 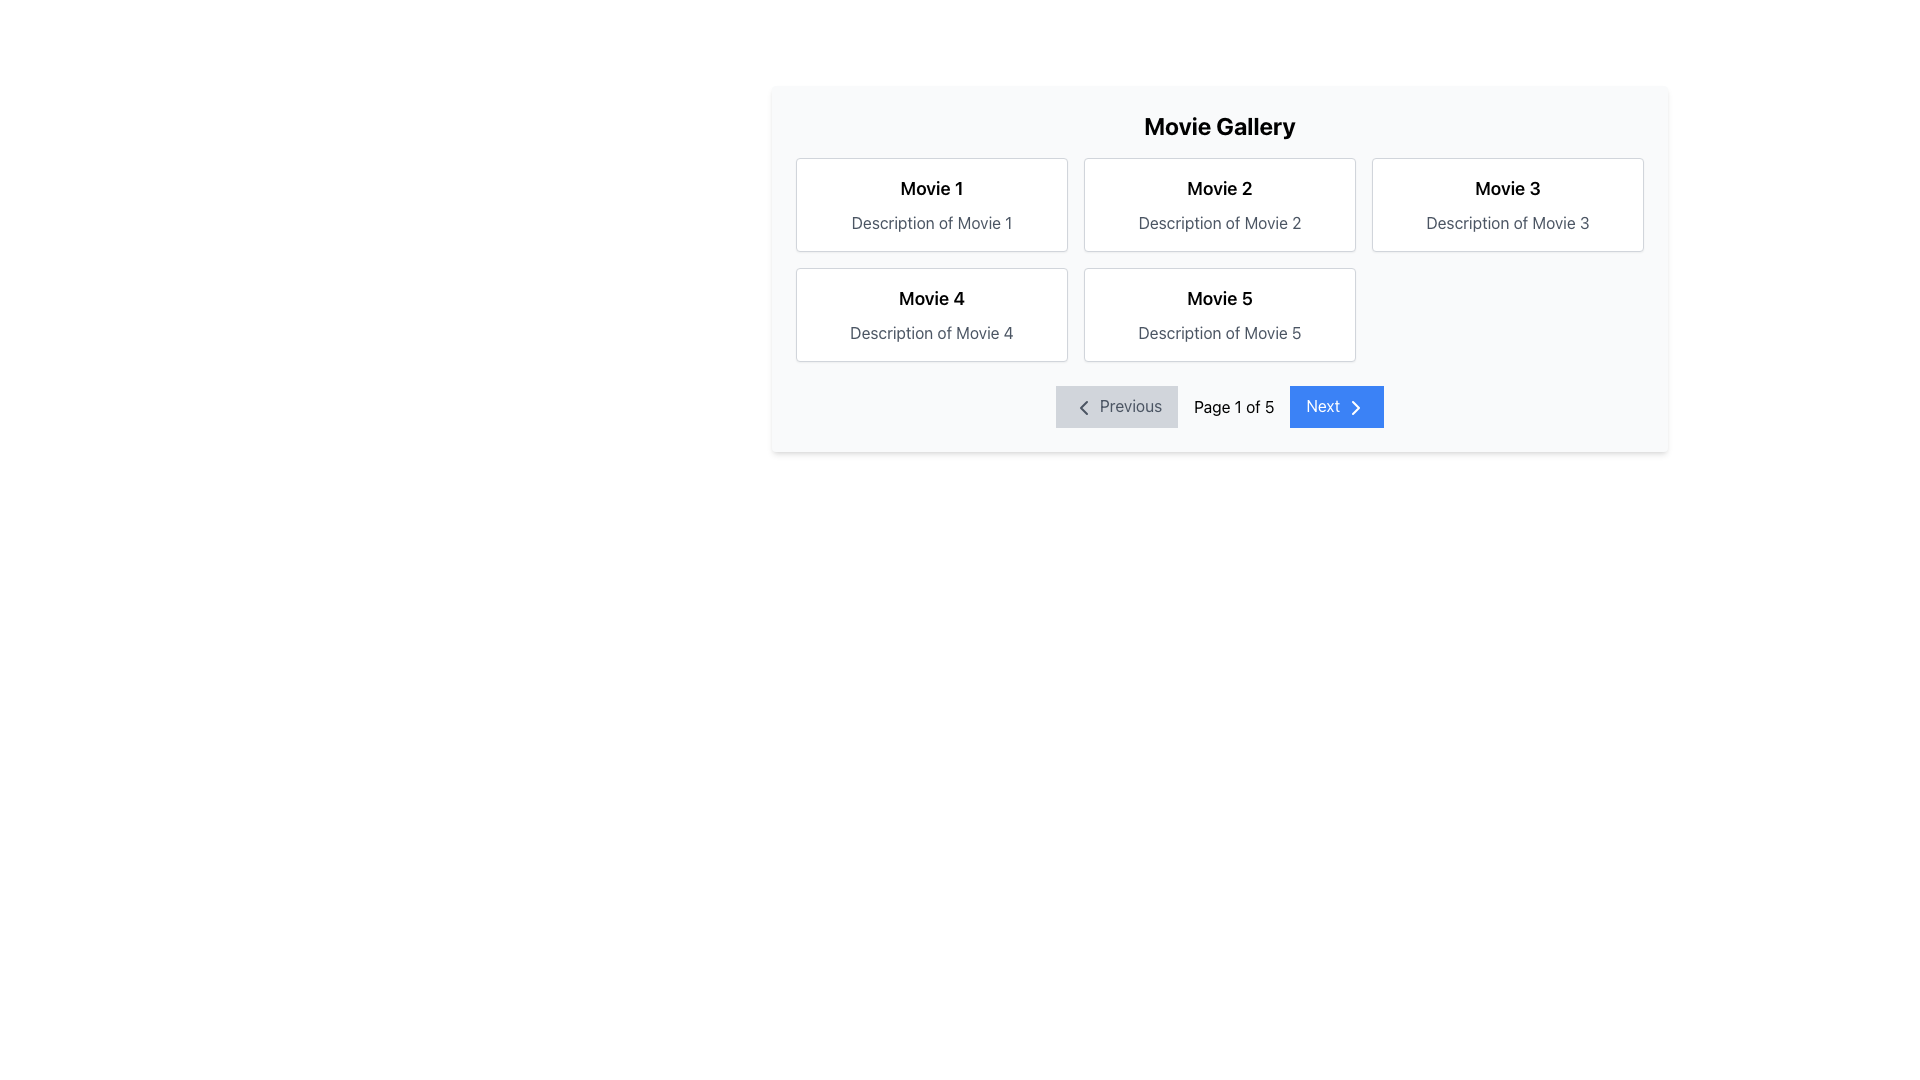 I want to click on informational text providing a description or subtitle for the movie titled 'Movie 4', located within the white card in the bottom-left cell of the 2x3 grid layout, so click(x=930, y=331).